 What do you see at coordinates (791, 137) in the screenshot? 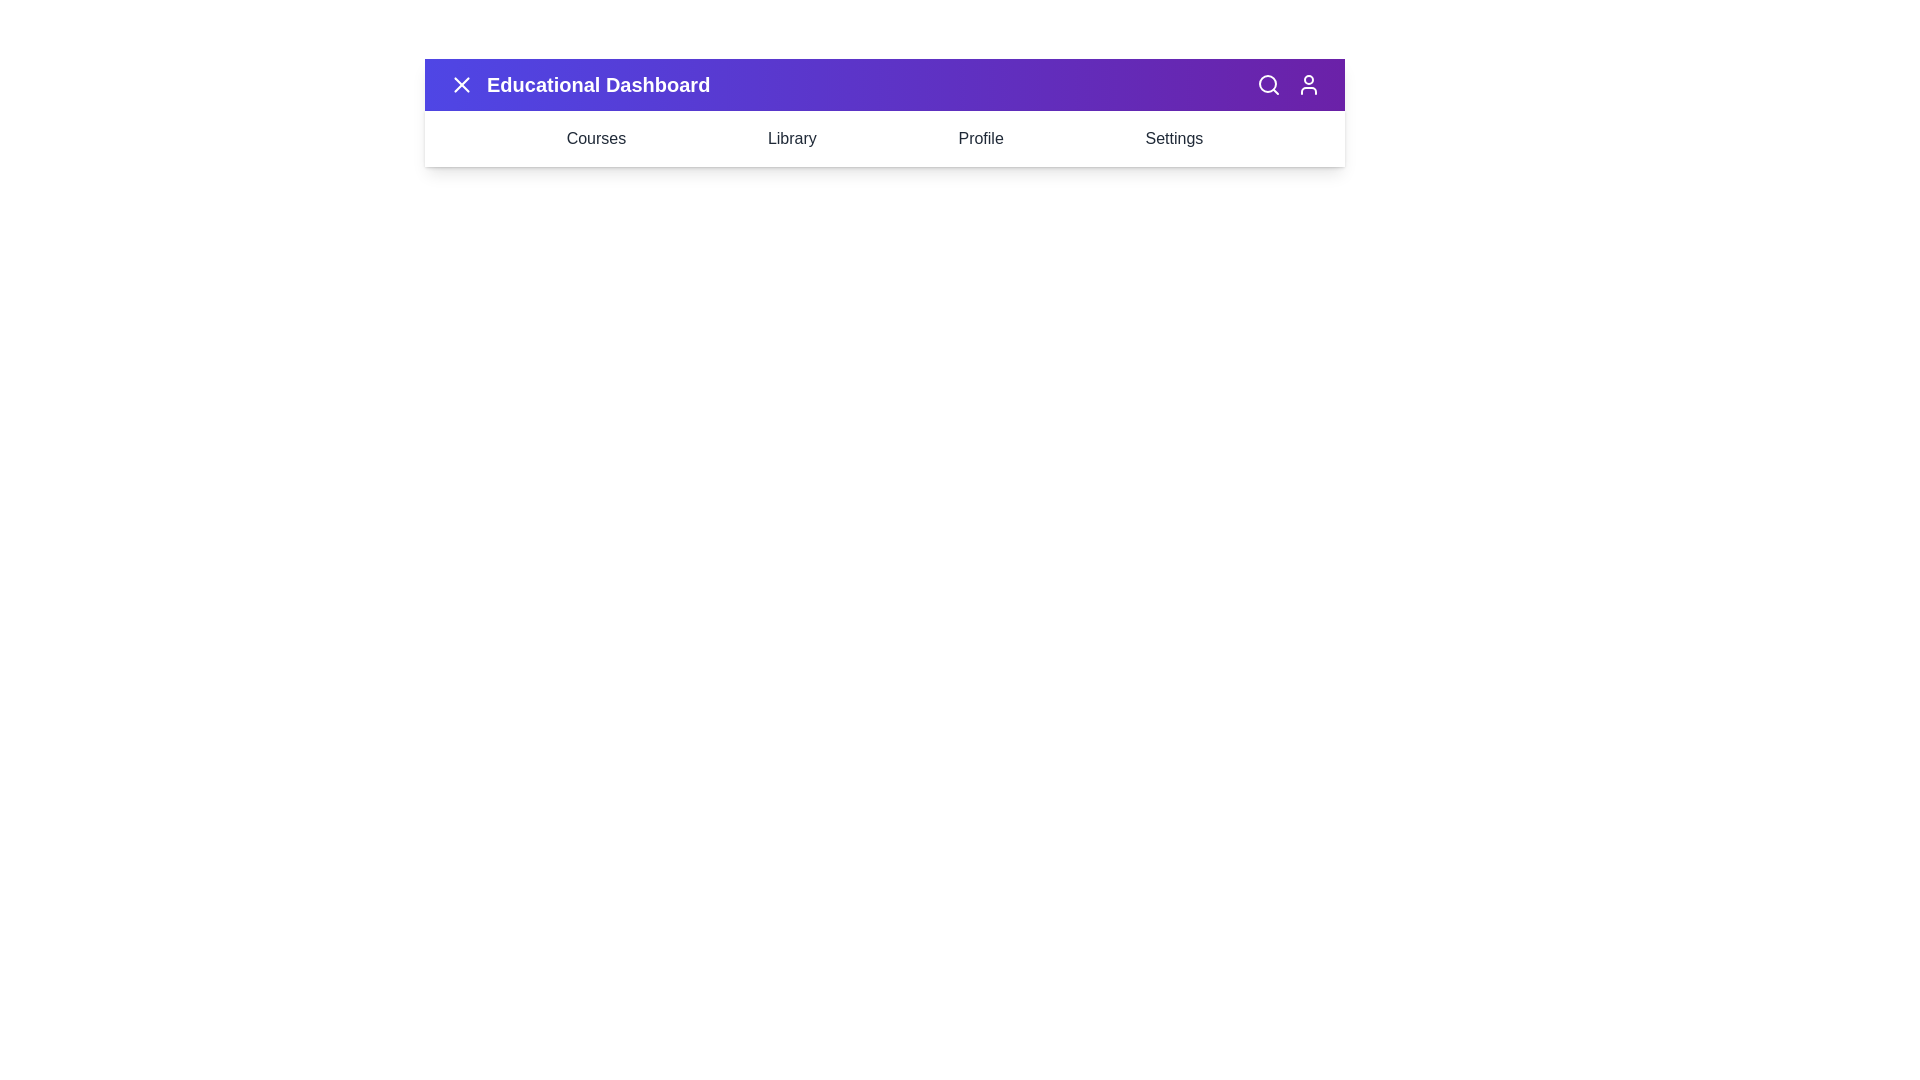
I see `the 'Library' menu item` at bounding box center [791, 137].